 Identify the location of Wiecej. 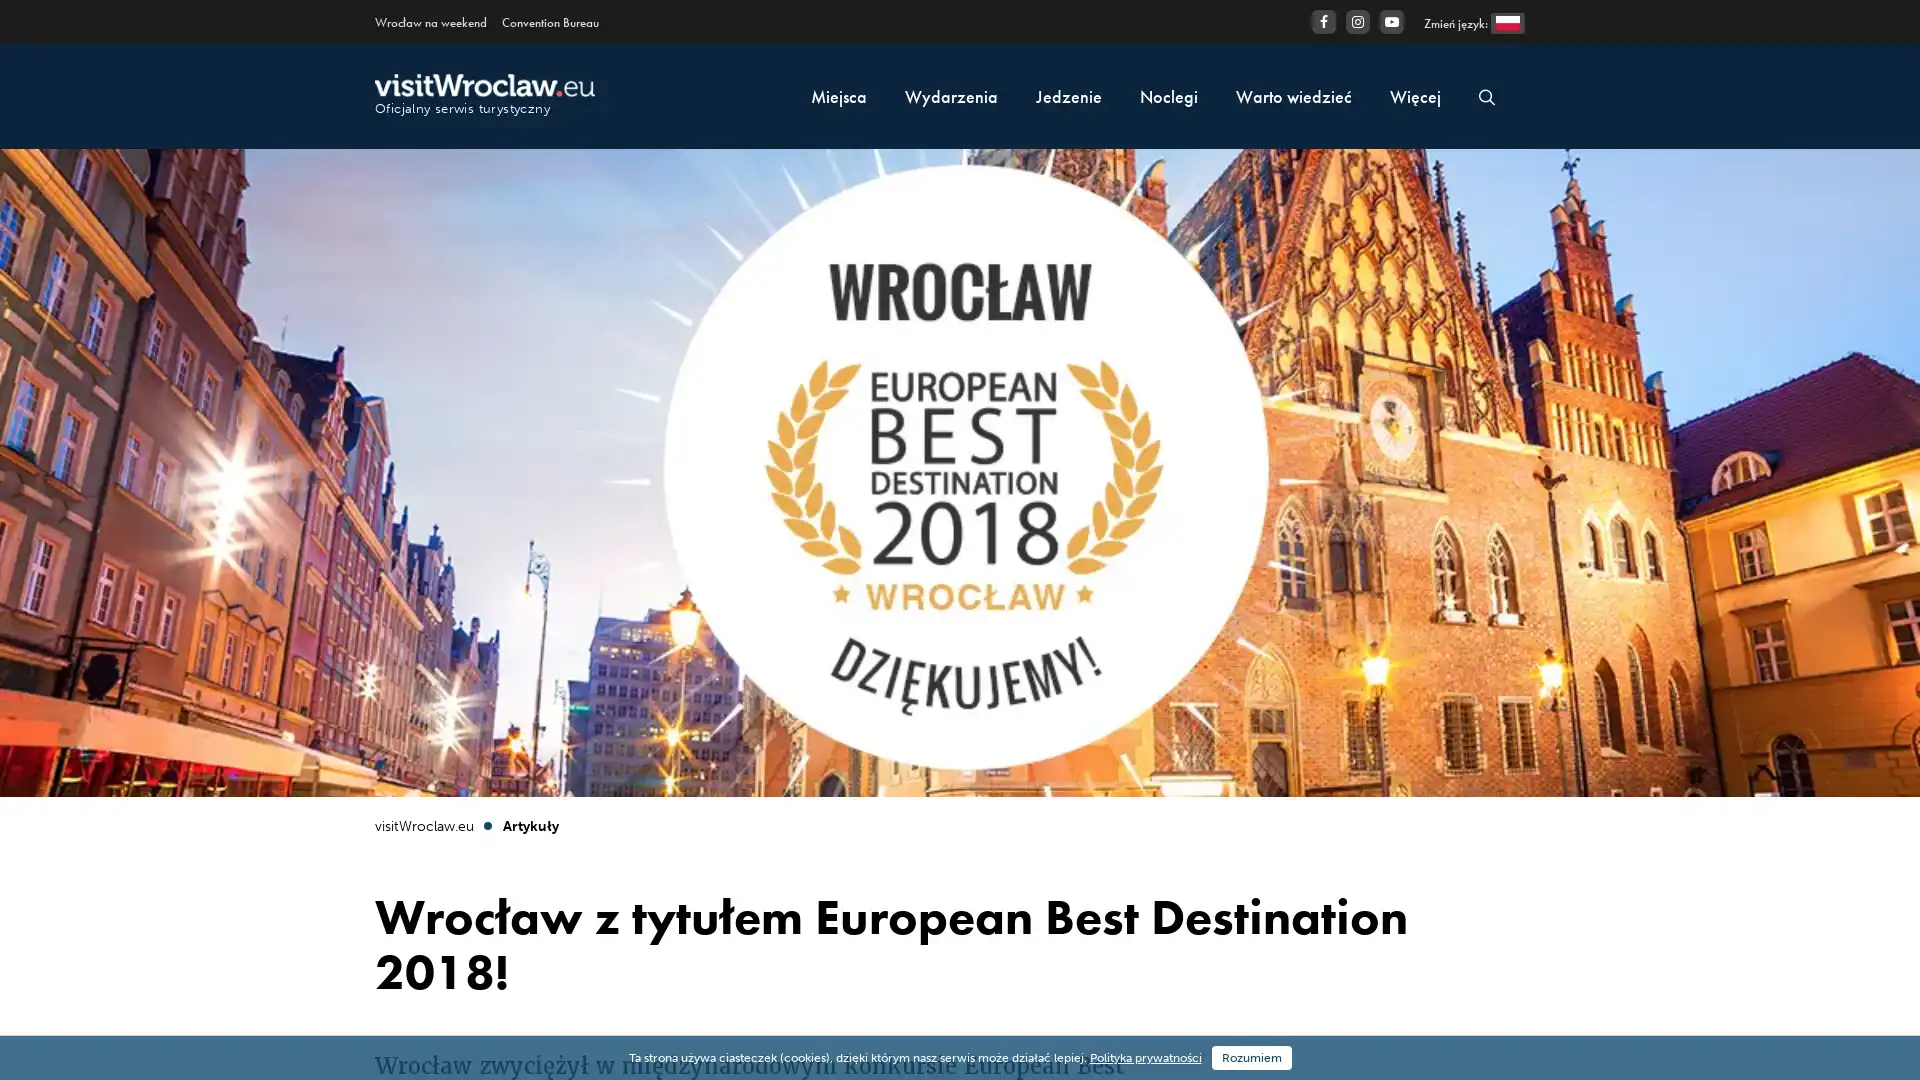
(1414, 96).